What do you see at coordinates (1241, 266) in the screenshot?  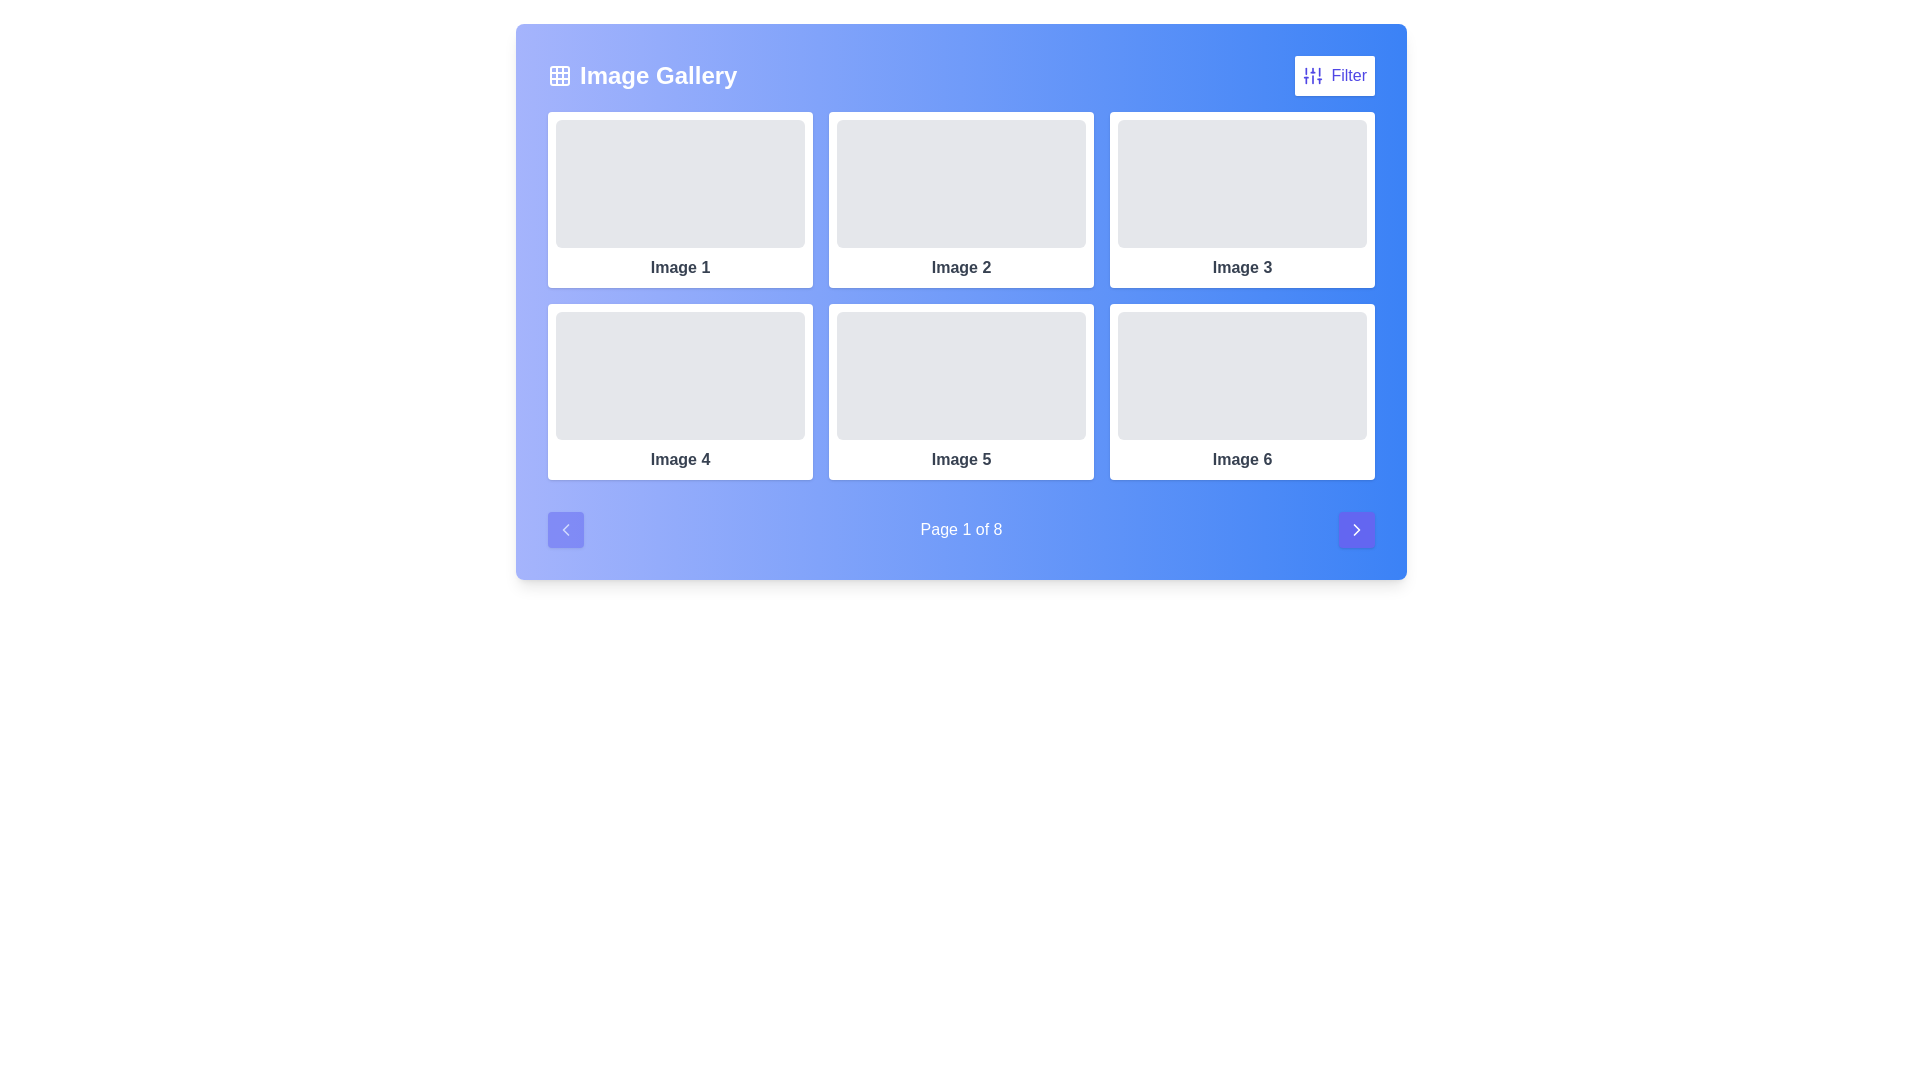 I see `the text label displaying 'Image 3' in a bold, medium-gray font, located below a placeholder image in the third column of the first row of a six-item grid layout` at bounding box center [1241, 266].